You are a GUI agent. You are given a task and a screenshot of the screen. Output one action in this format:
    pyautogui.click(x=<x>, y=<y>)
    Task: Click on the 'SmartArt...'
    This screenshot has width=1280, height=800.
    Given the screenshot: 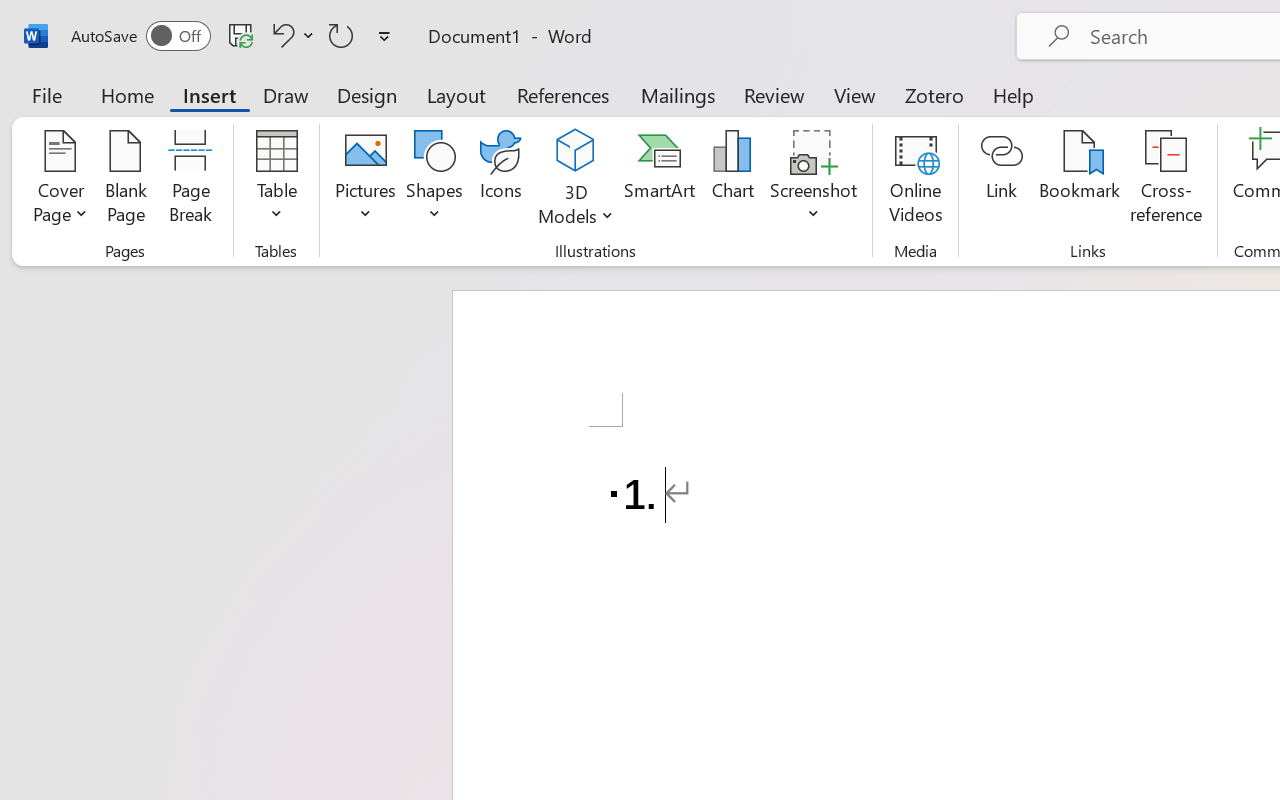 What is the action you would take?
    pyautogui.click(x=659, y=179)
    